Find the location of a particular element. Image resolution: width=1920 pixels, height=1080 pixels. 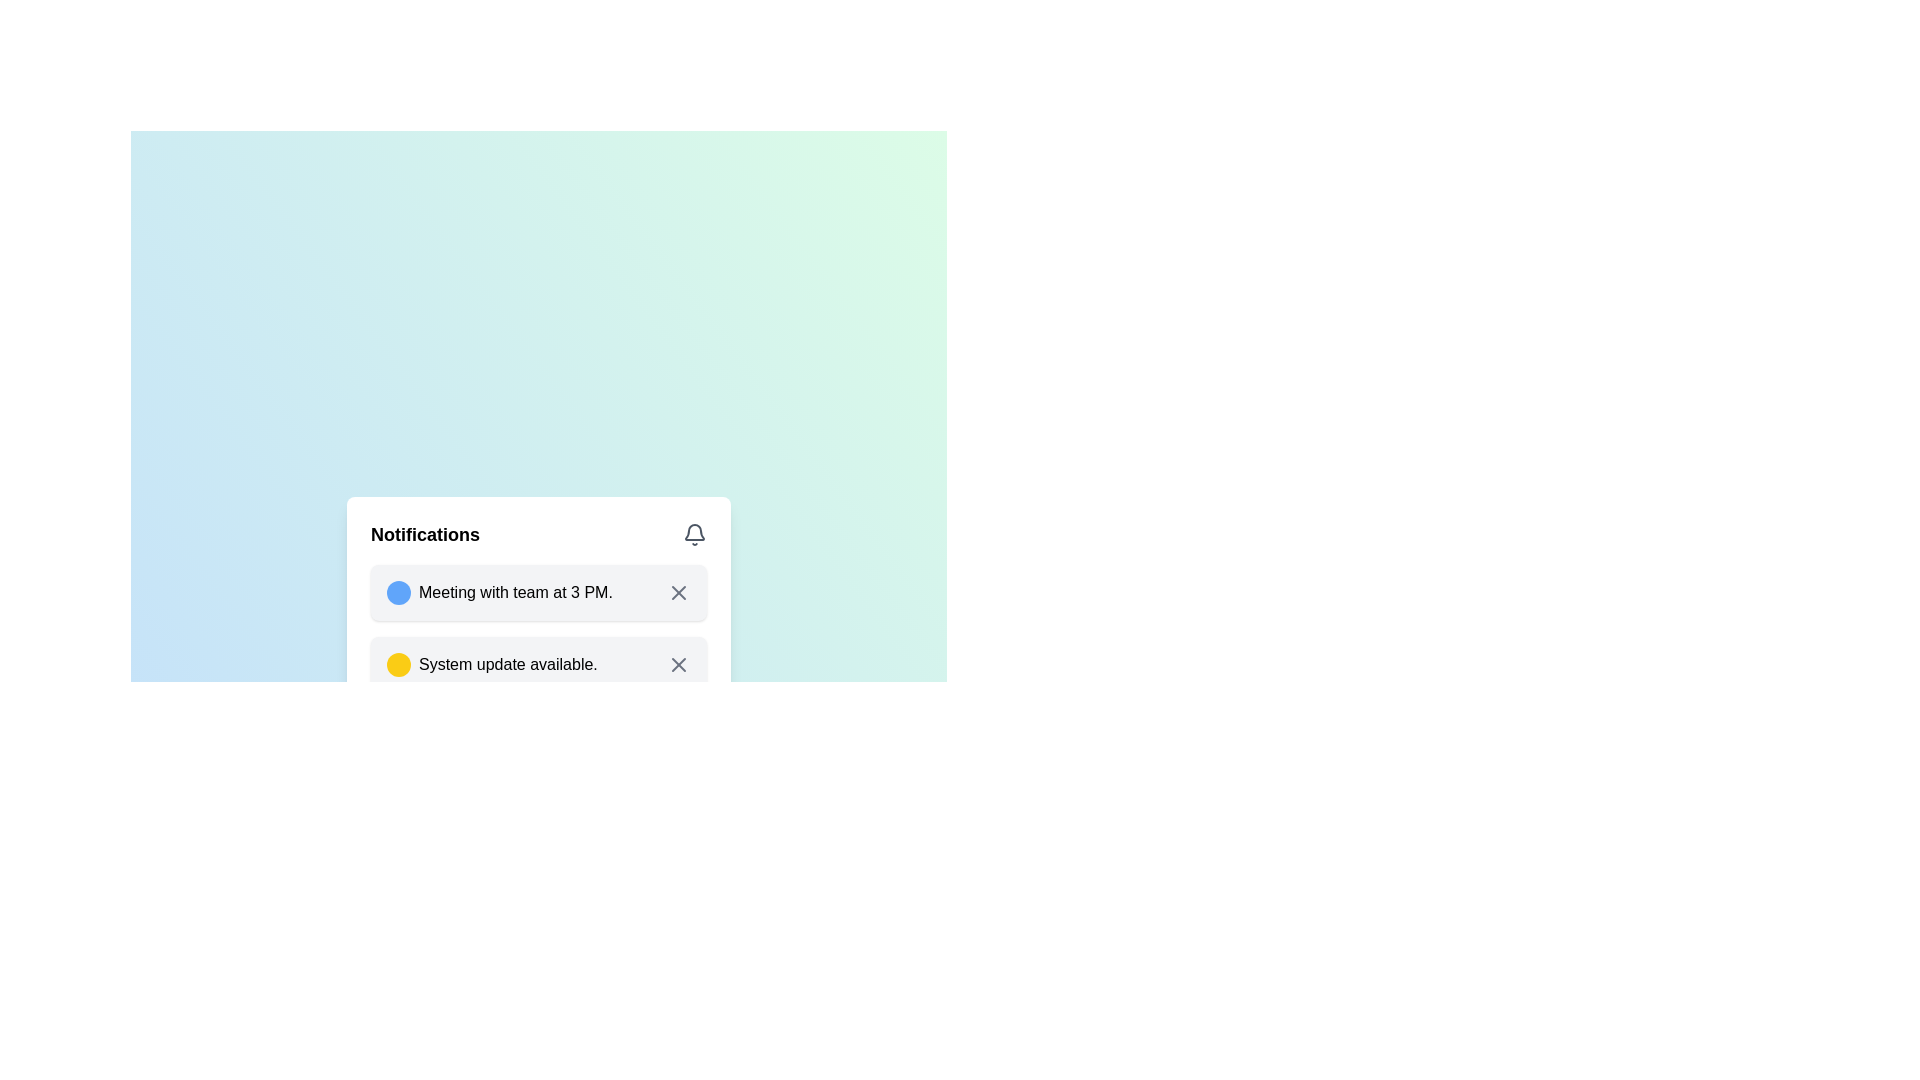

the second notification item in the vertically stacked list is located at coordinates (538, 671).